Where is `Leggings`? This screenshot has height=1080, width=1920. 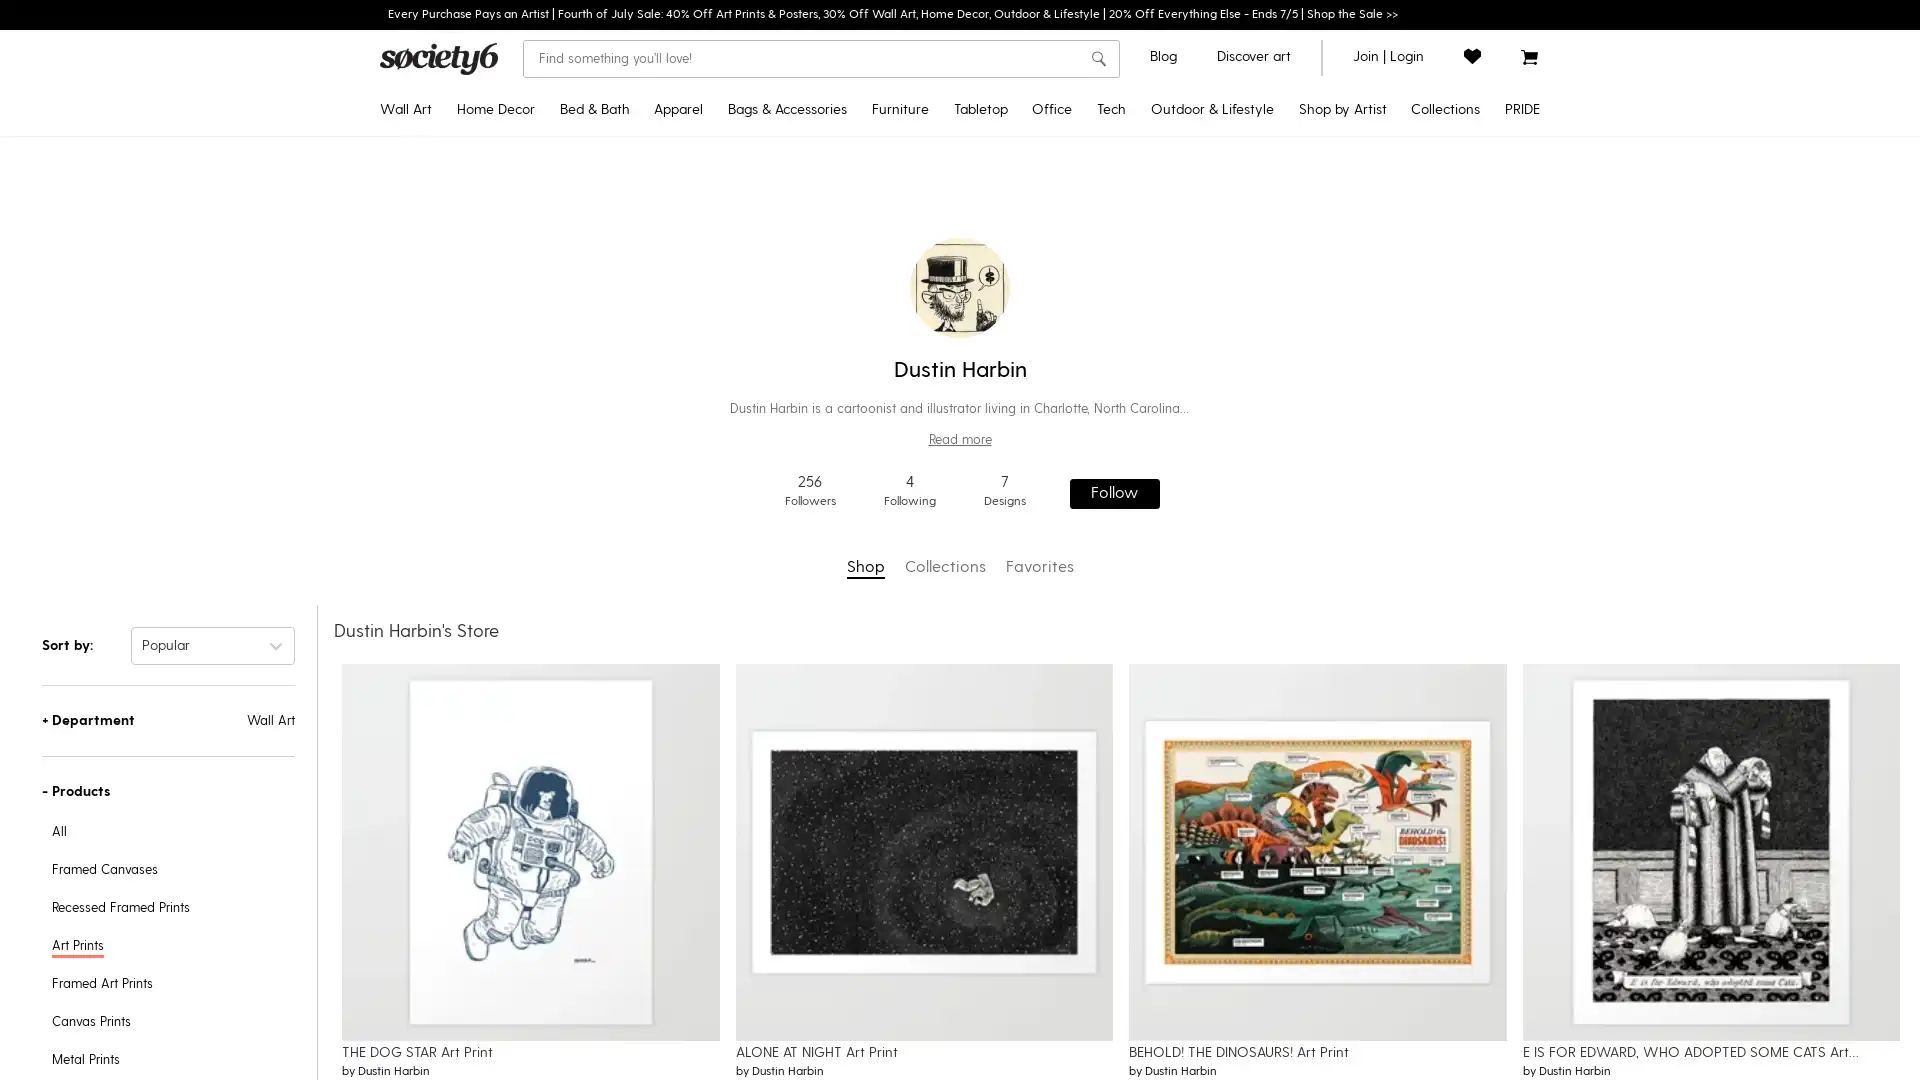 Leggings is located at coordinates (741, 385).